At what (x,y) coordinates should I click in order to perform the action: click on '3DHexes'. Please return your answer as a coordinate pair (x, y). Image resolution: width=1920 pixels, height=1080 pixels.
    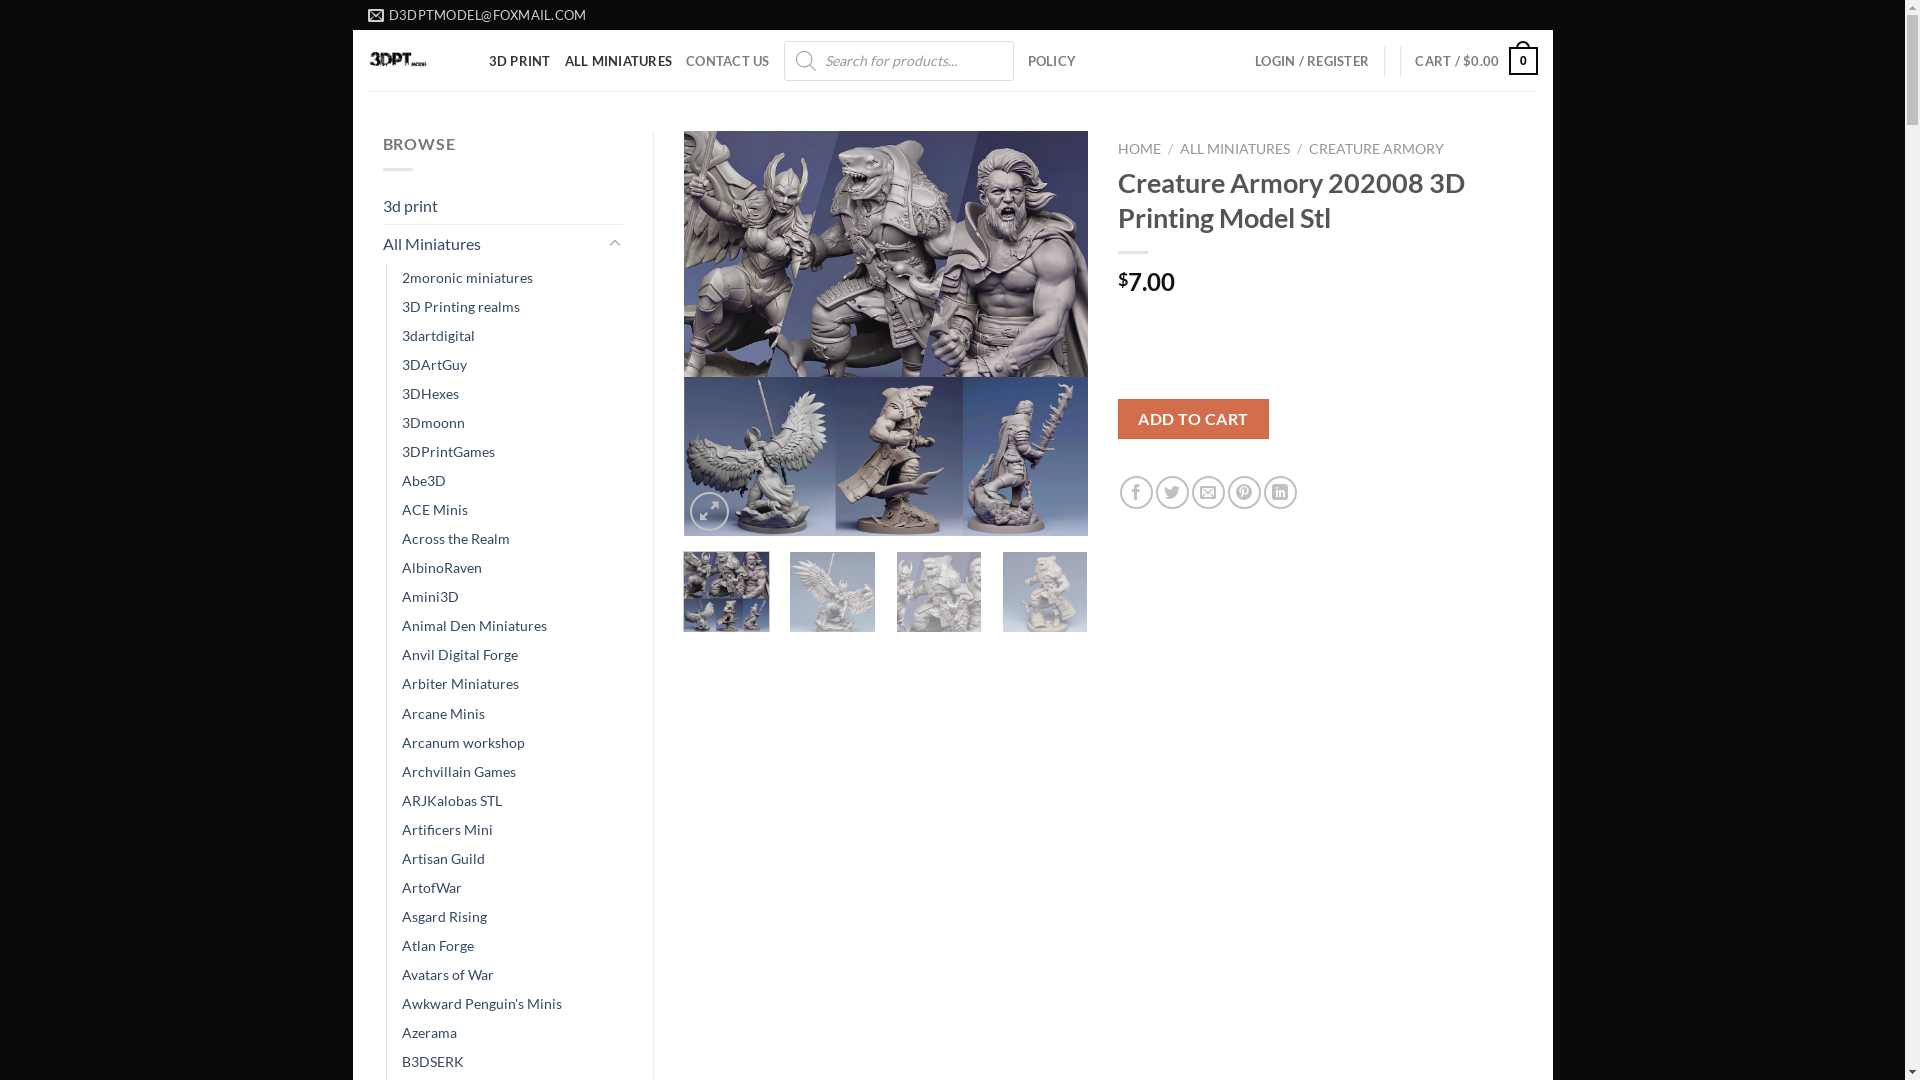
    Looking at the image, I should click on (429, 393).